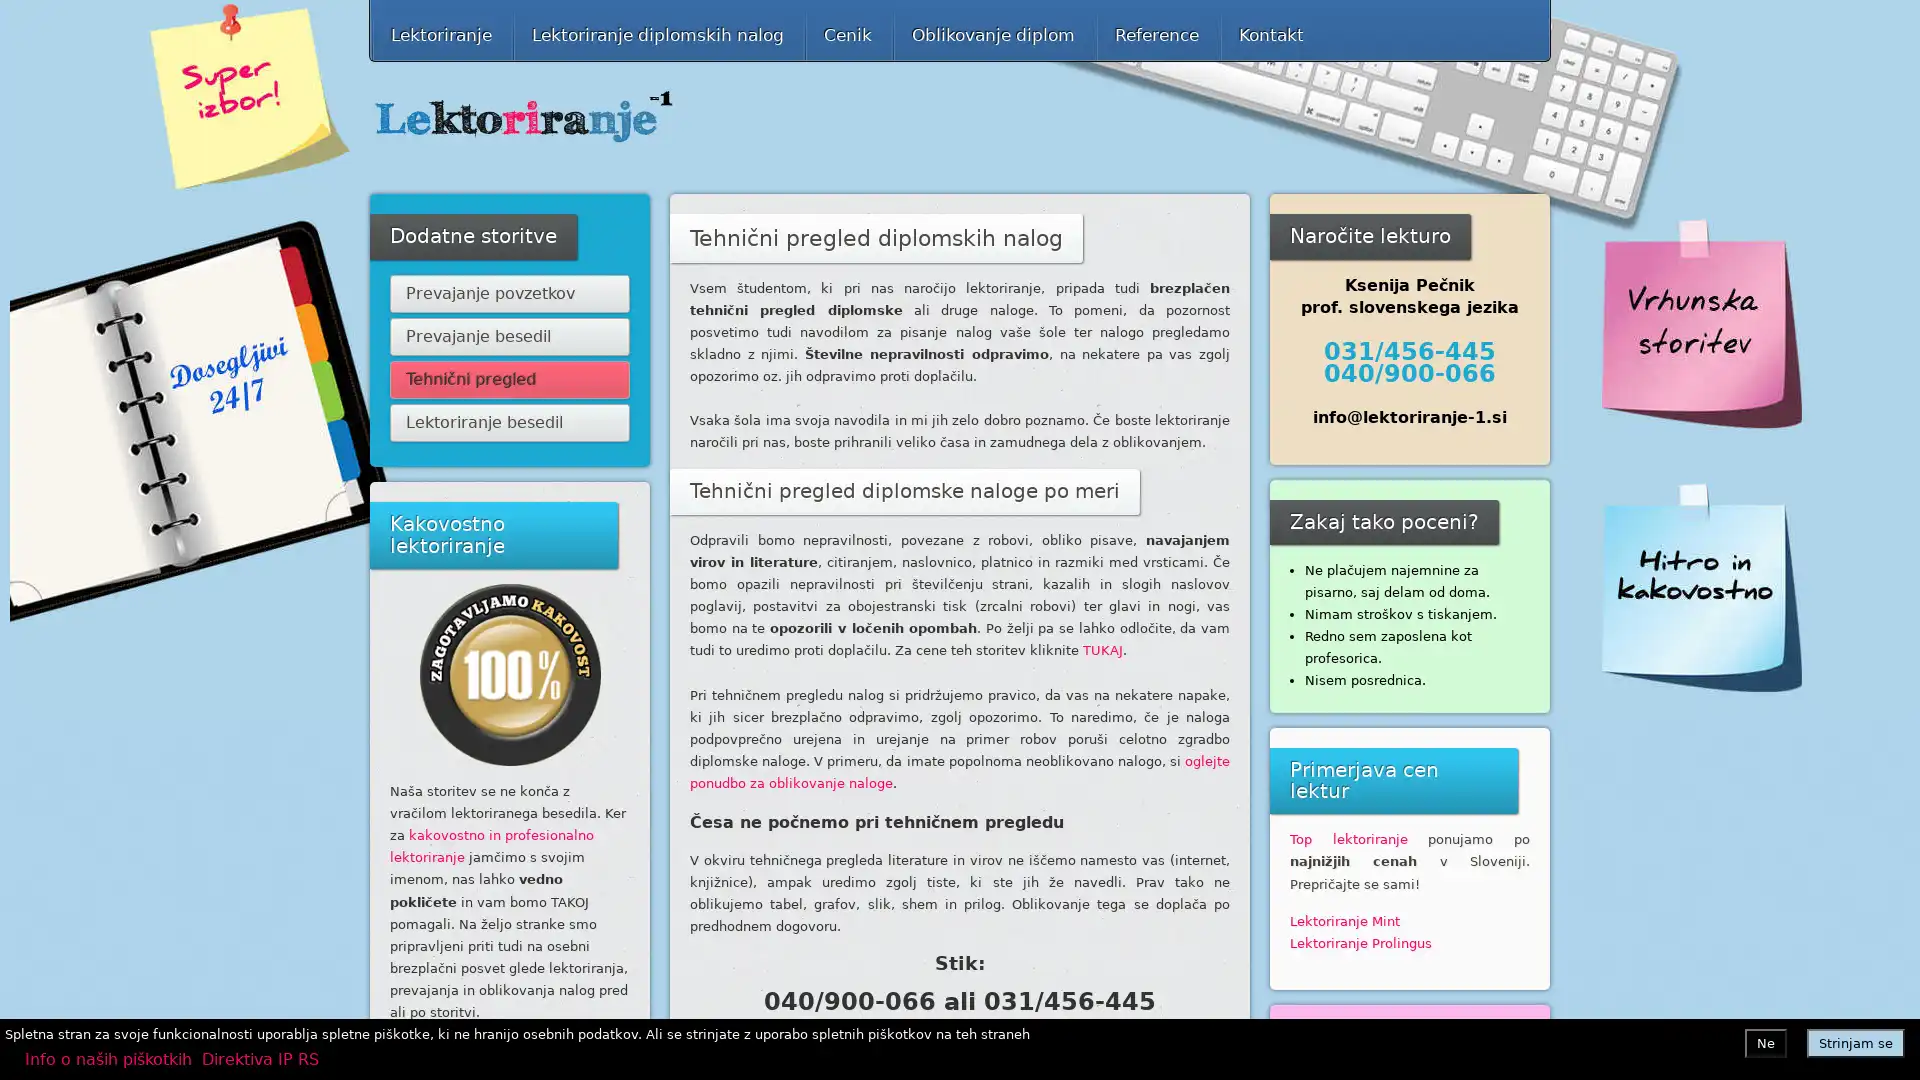  What do you see at coordinates (1766, 1041) in the screenshot?
I see `Ne` at bounding box center [1766, 1041].